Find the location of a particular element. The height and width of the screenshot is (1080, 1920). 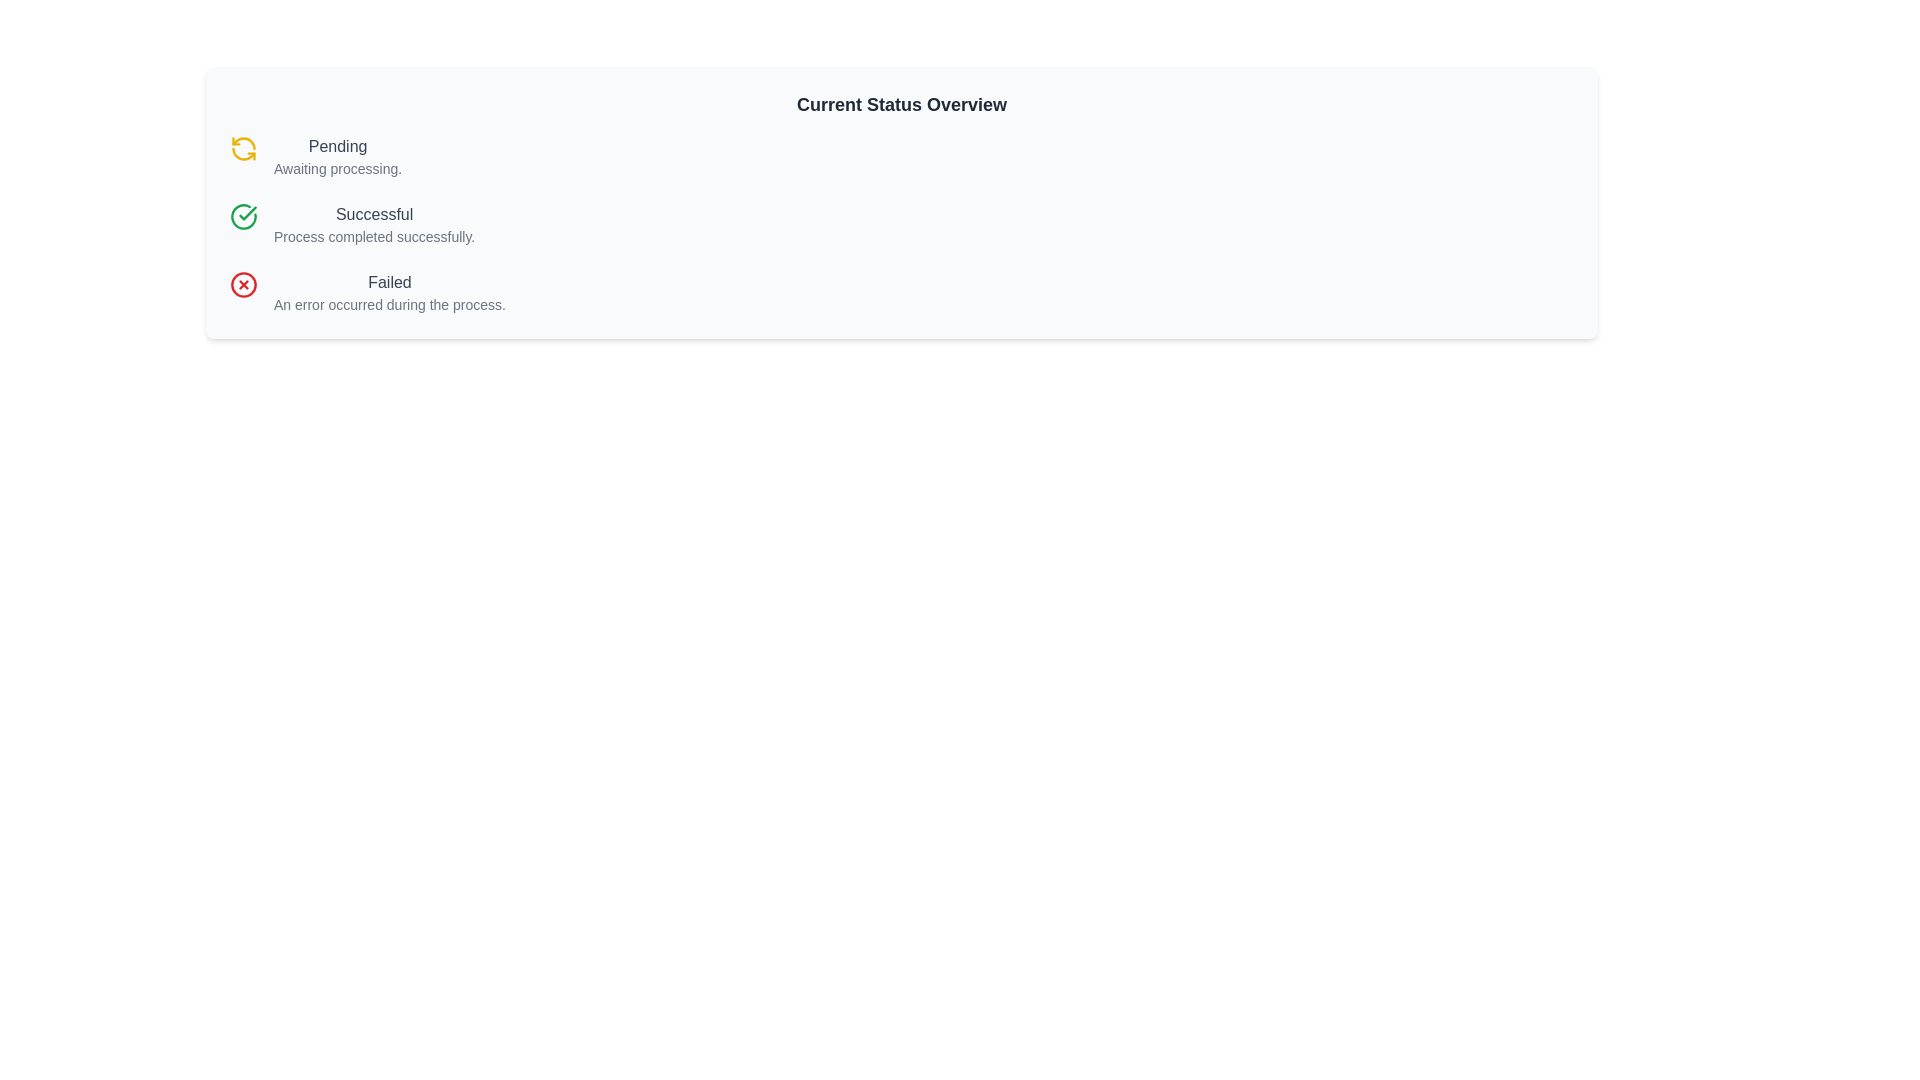

the 'Failed' text label, which is displayed in a medium-sized gray font, to potentially display tooltips or additional information is located at coordinates (389, 282).